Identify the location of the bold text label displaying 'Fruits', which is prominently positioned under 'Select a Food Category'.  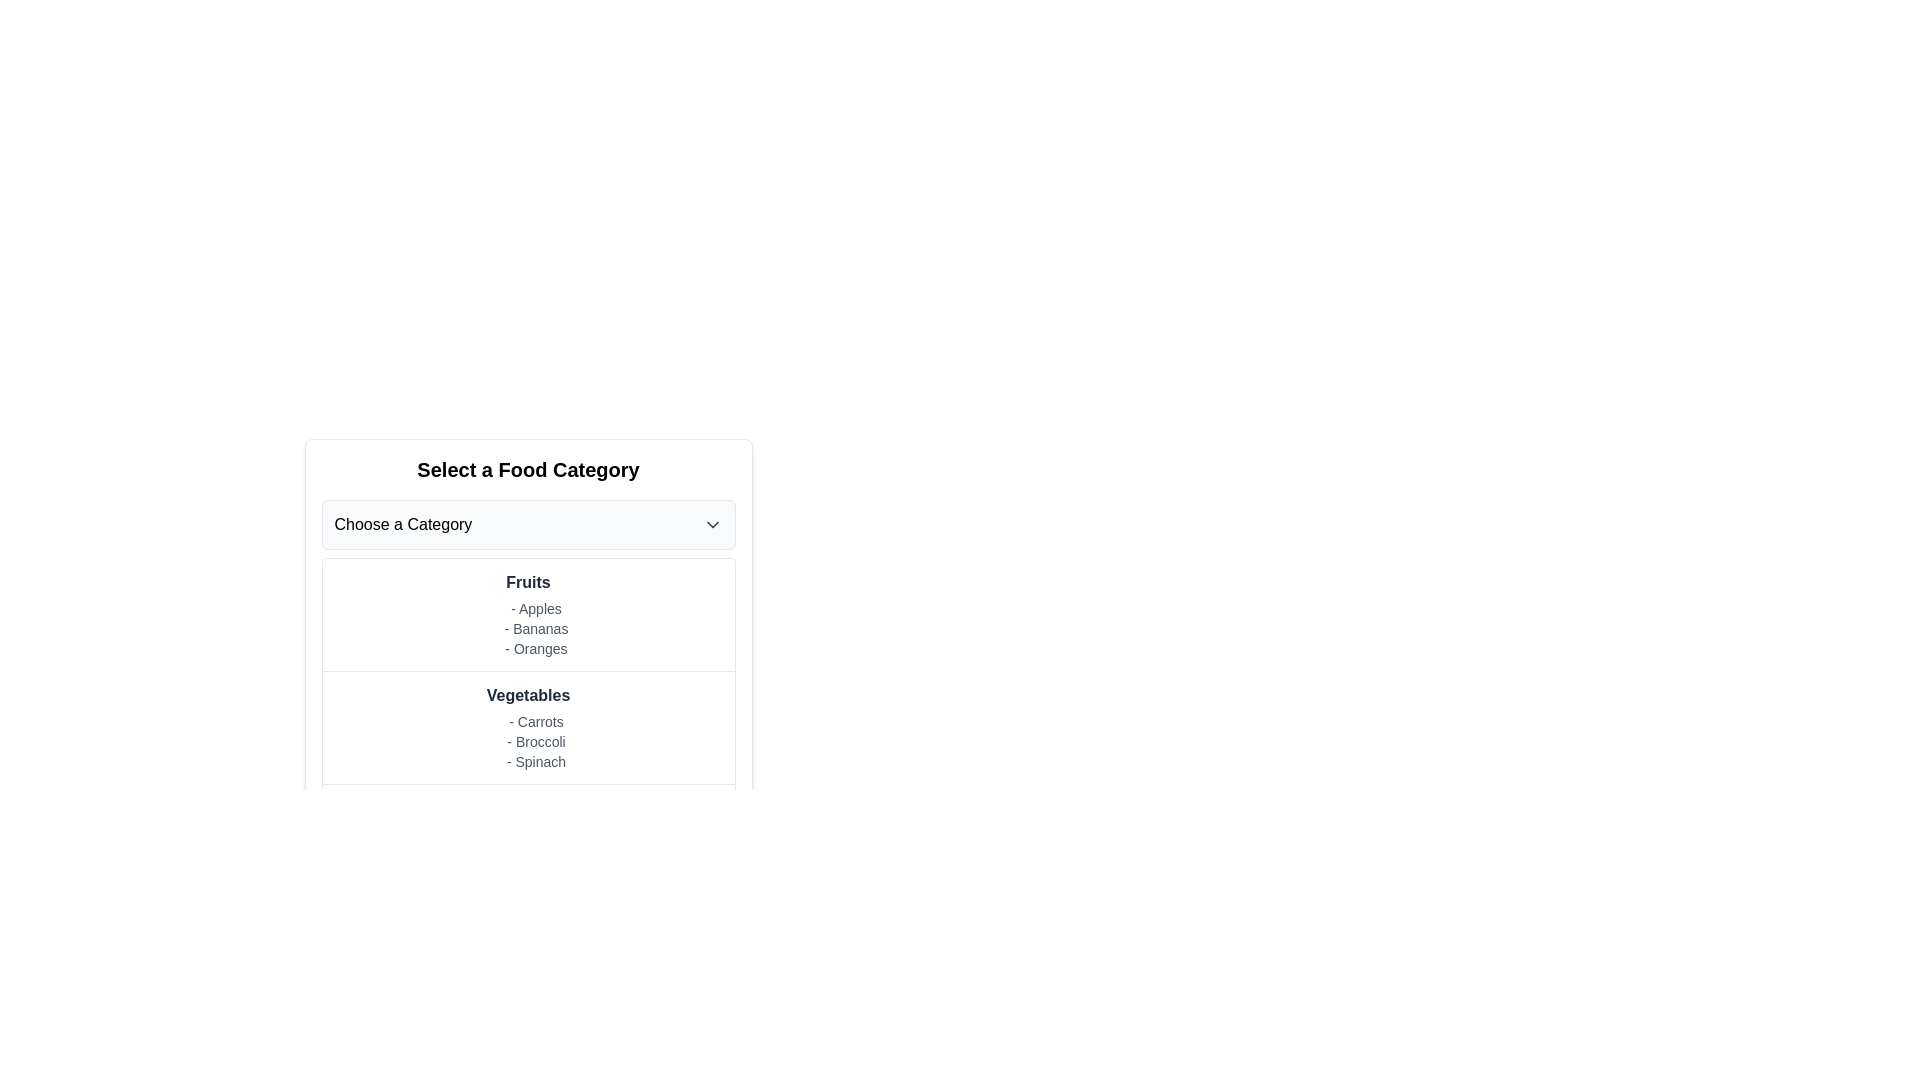
(528, 582).